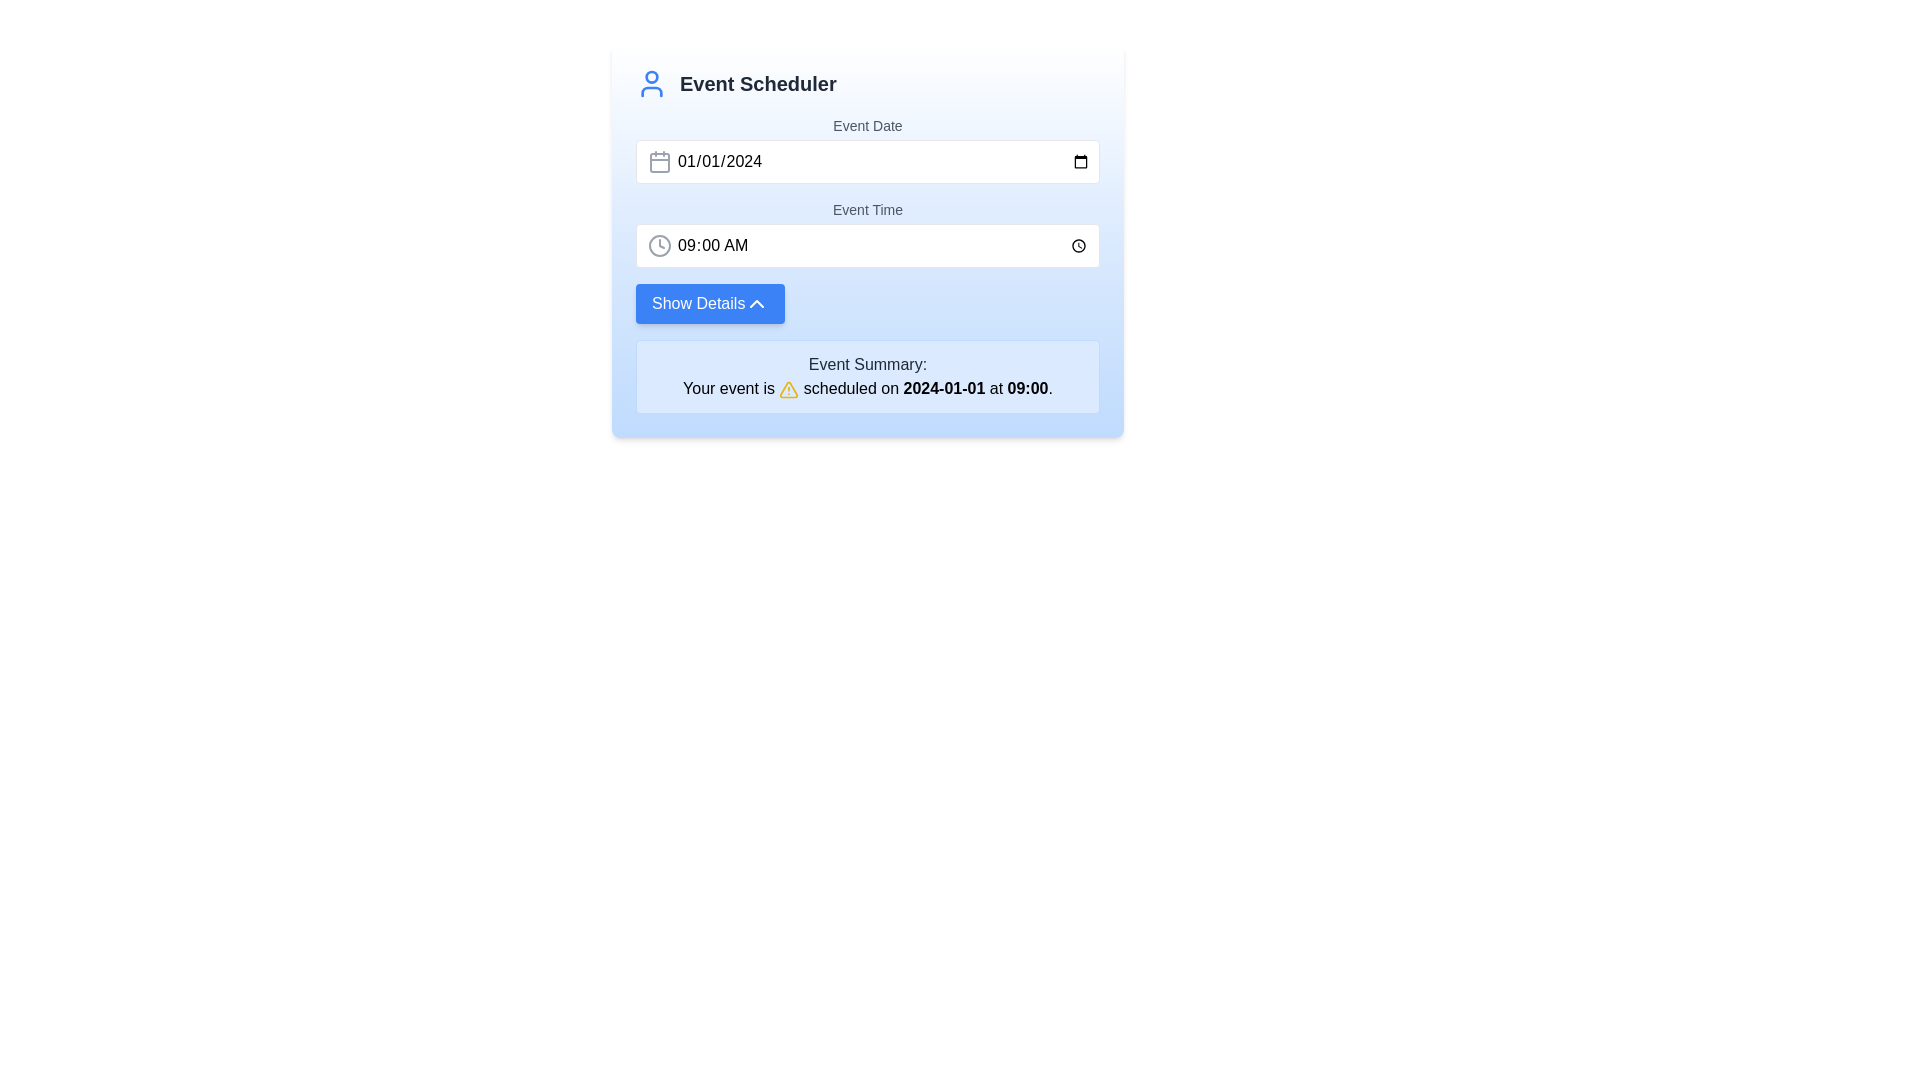  I want to click on the Time input field located below the 'Event Time' label by pressing the tab key, so click(868, 245).